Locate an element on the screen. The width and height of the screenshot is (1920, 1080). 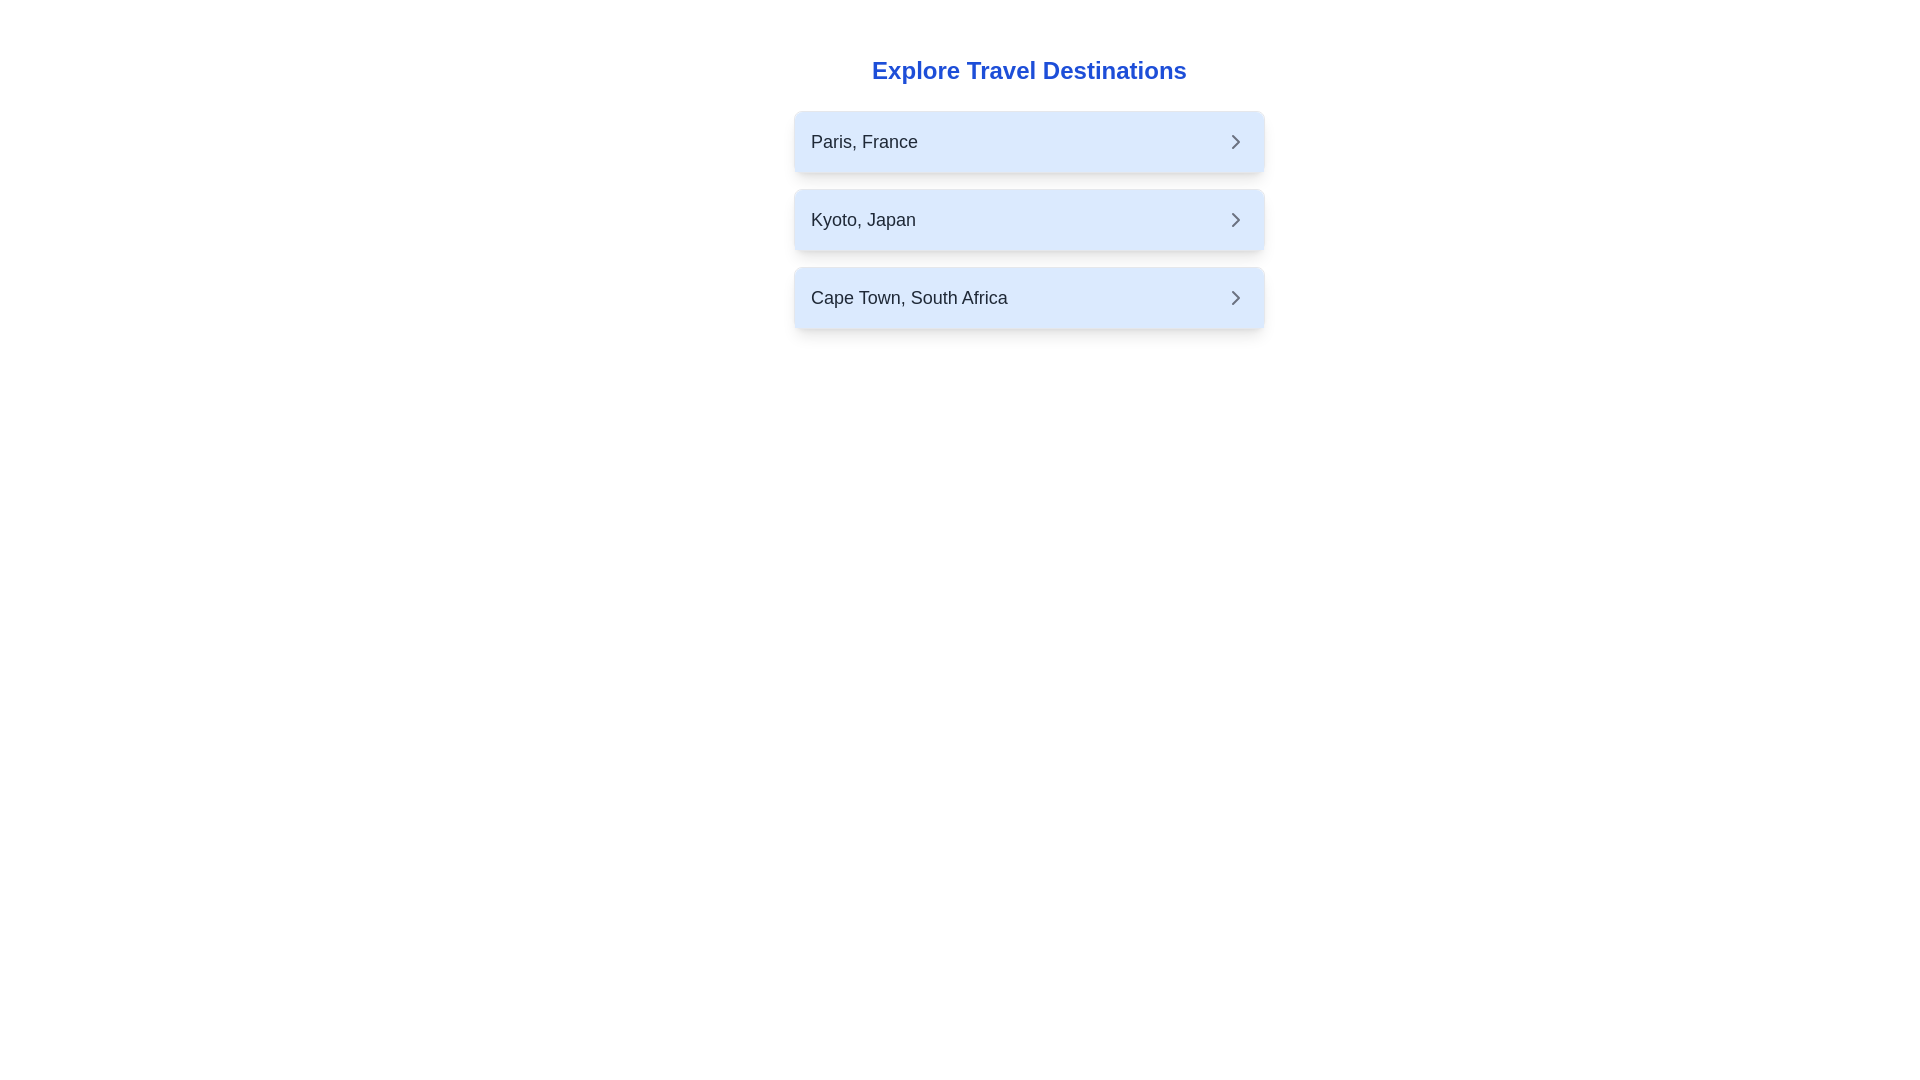
the static text element that displays 'Cape Town, South Africa', which is located inside the third rectangular button under the heading 'Explore Travel Destinations' is located at coordinates (908, 297).